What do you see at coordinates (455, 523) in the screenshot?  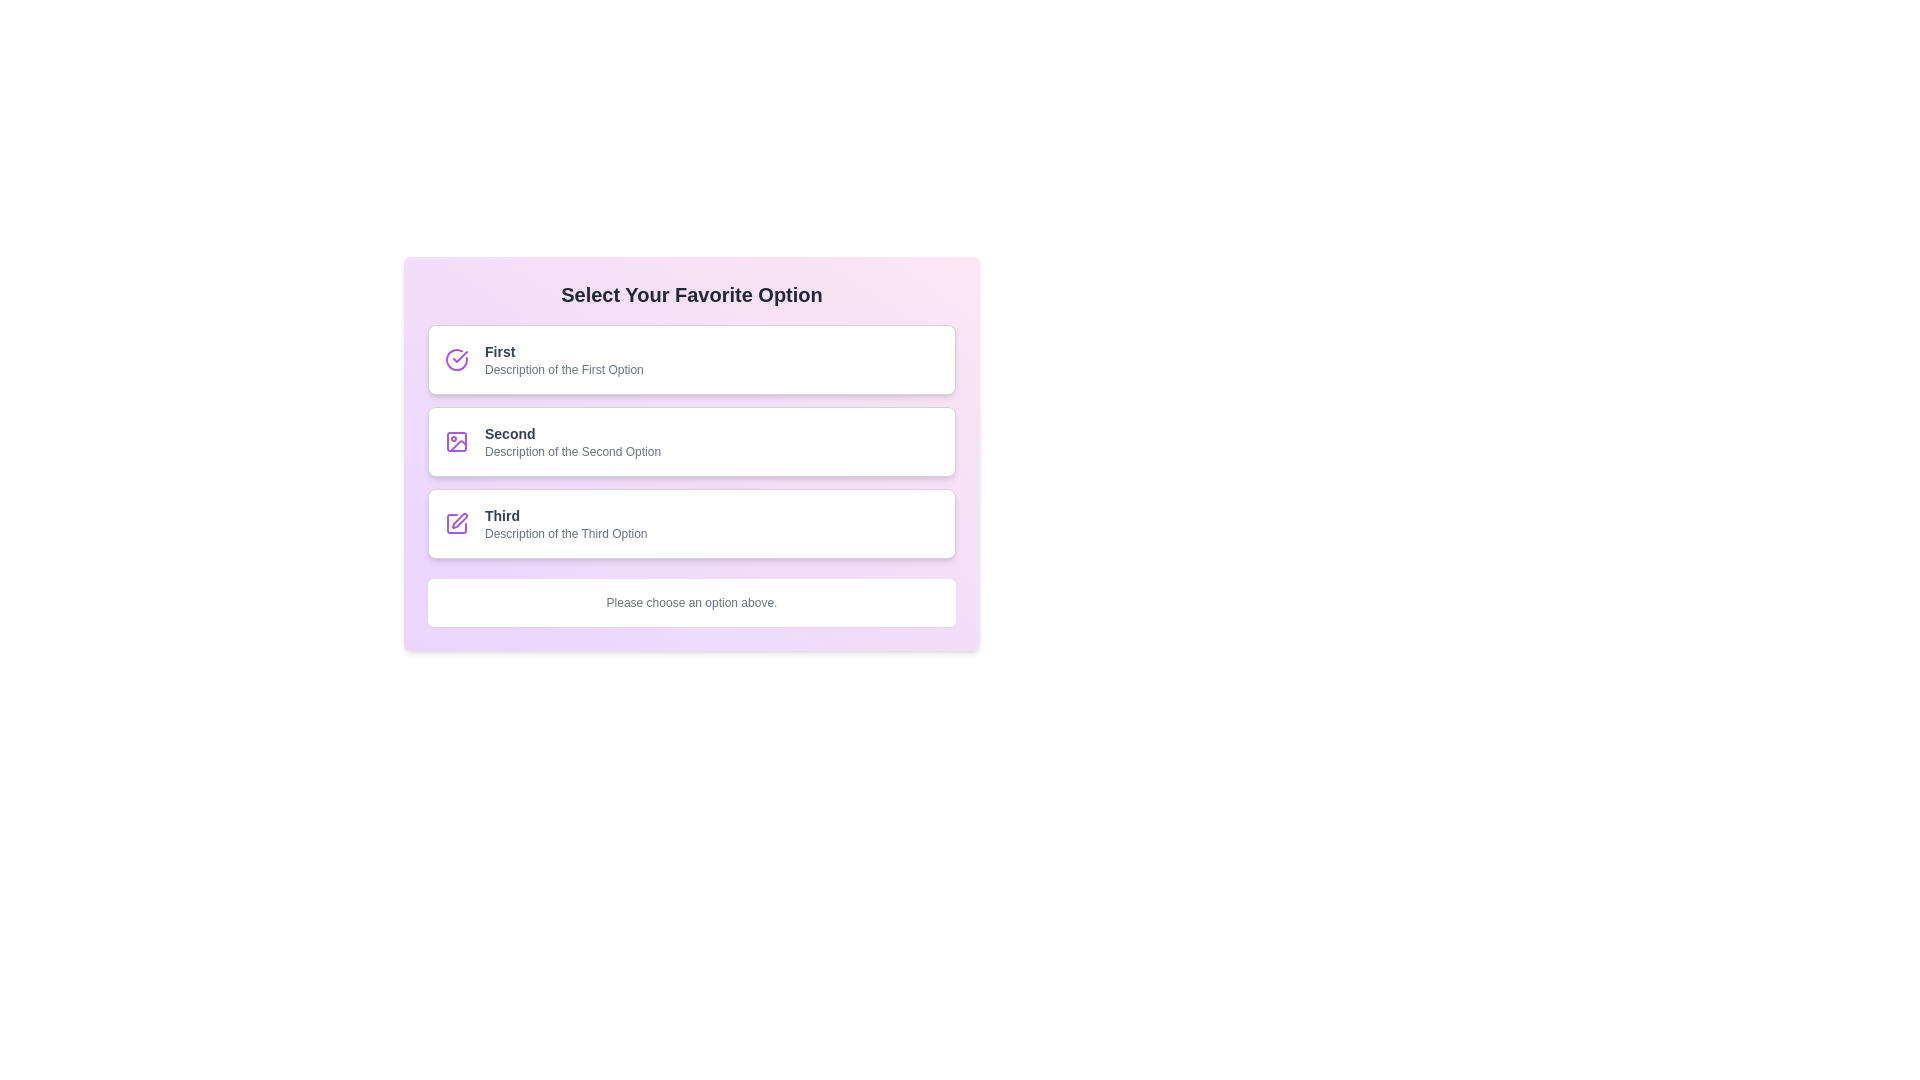 I see `the edit icon representing writing functionality related to the third option card, located at the top-left corner of the card's content` at bounding box center [455, 523].